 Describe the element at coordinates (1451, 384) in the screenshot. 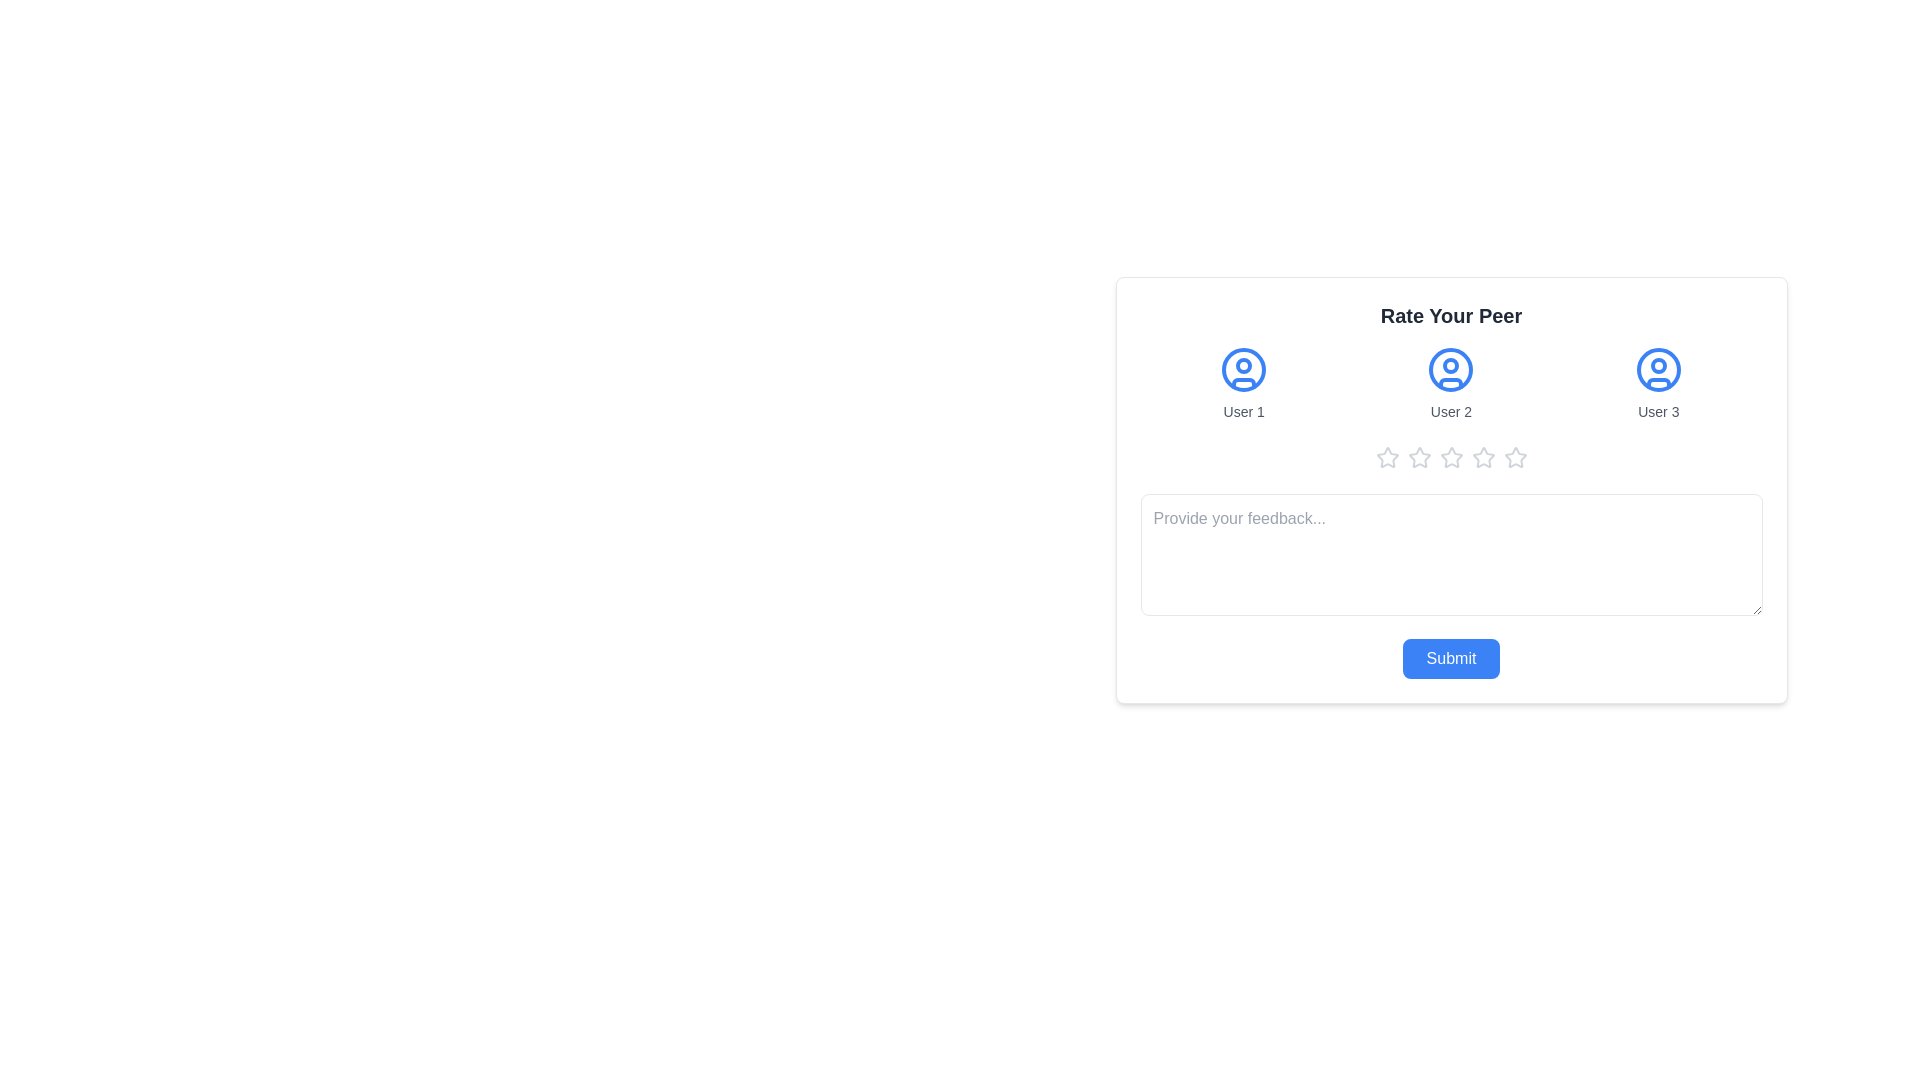

I see `the avatar and label of User 2` at that location.